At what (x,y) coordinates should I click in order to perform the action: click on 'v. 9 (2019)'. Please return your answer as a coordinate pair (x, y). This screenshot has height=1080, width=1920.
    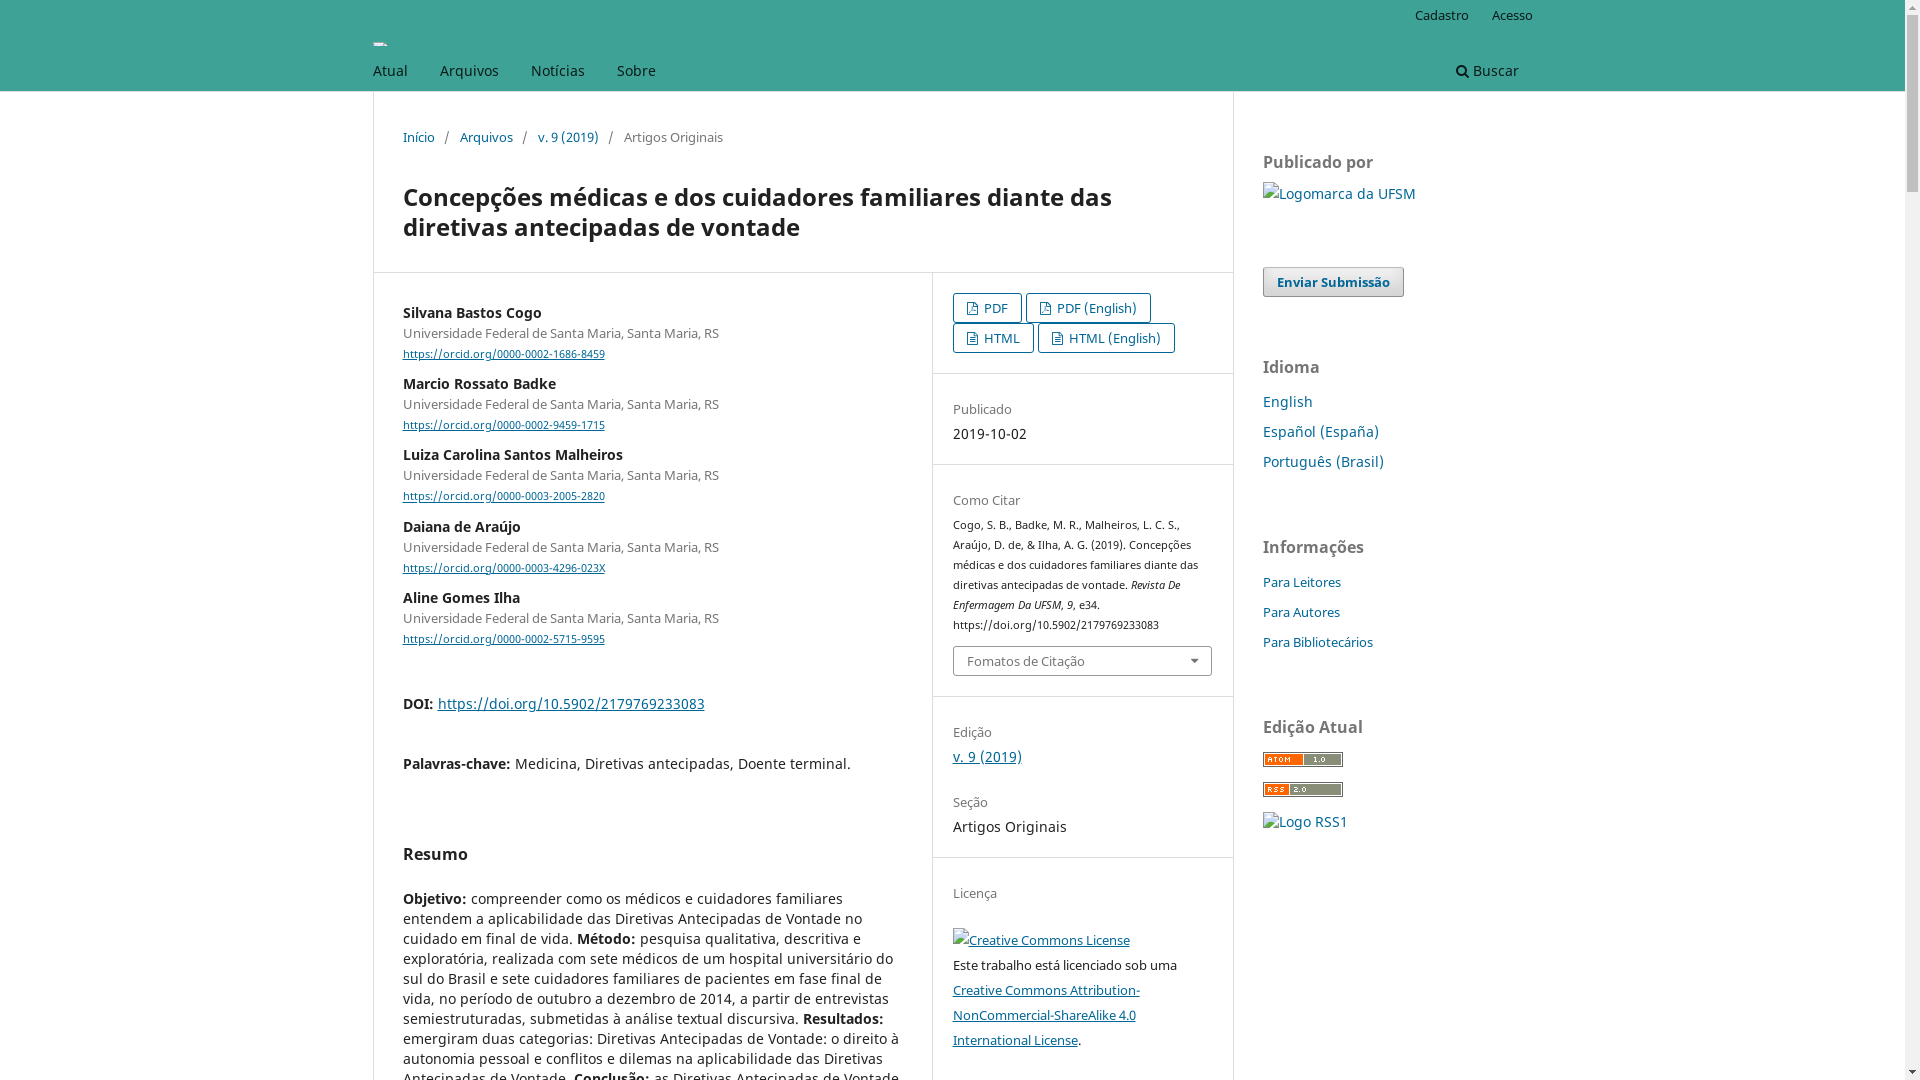
    Looking at the image, I should click on (952, 756).